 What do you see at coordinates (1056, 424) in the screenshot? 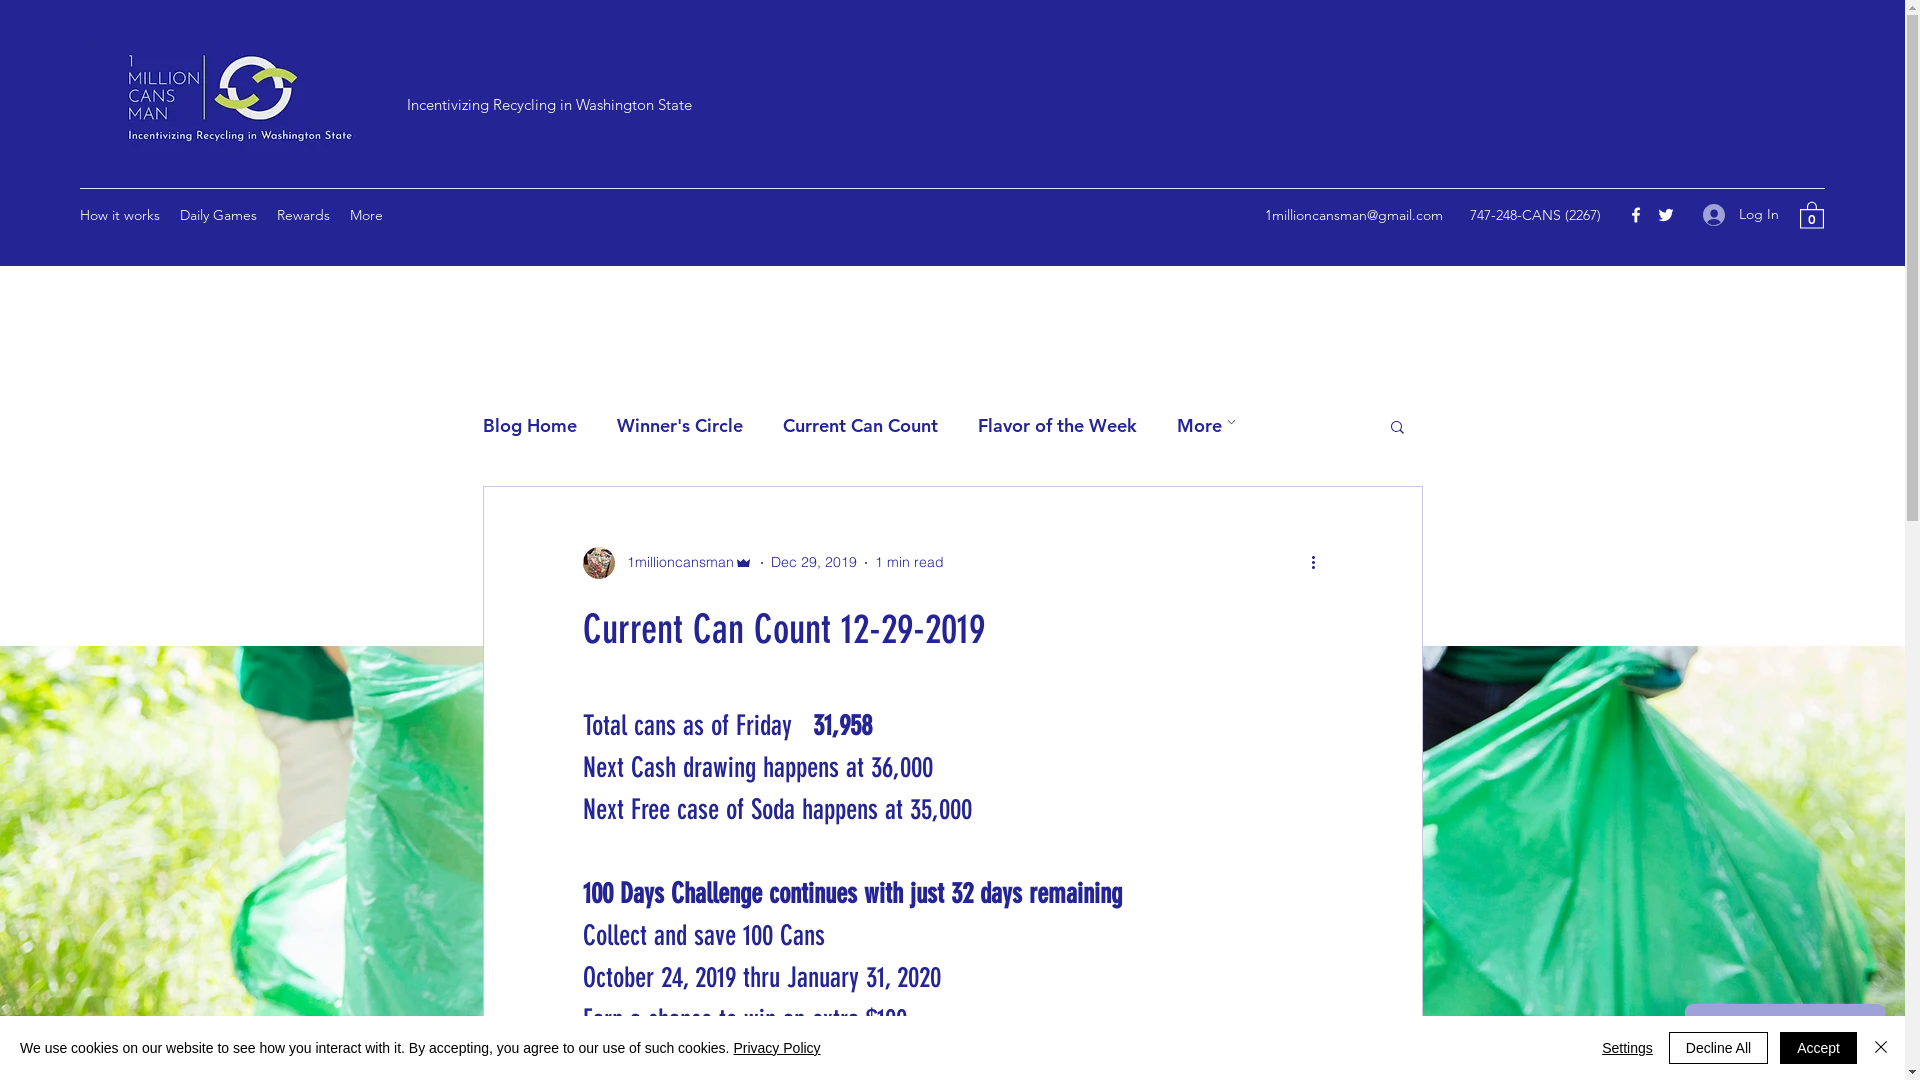
I see `'Flavor of the Week'` at bounding box center [1056, 424].